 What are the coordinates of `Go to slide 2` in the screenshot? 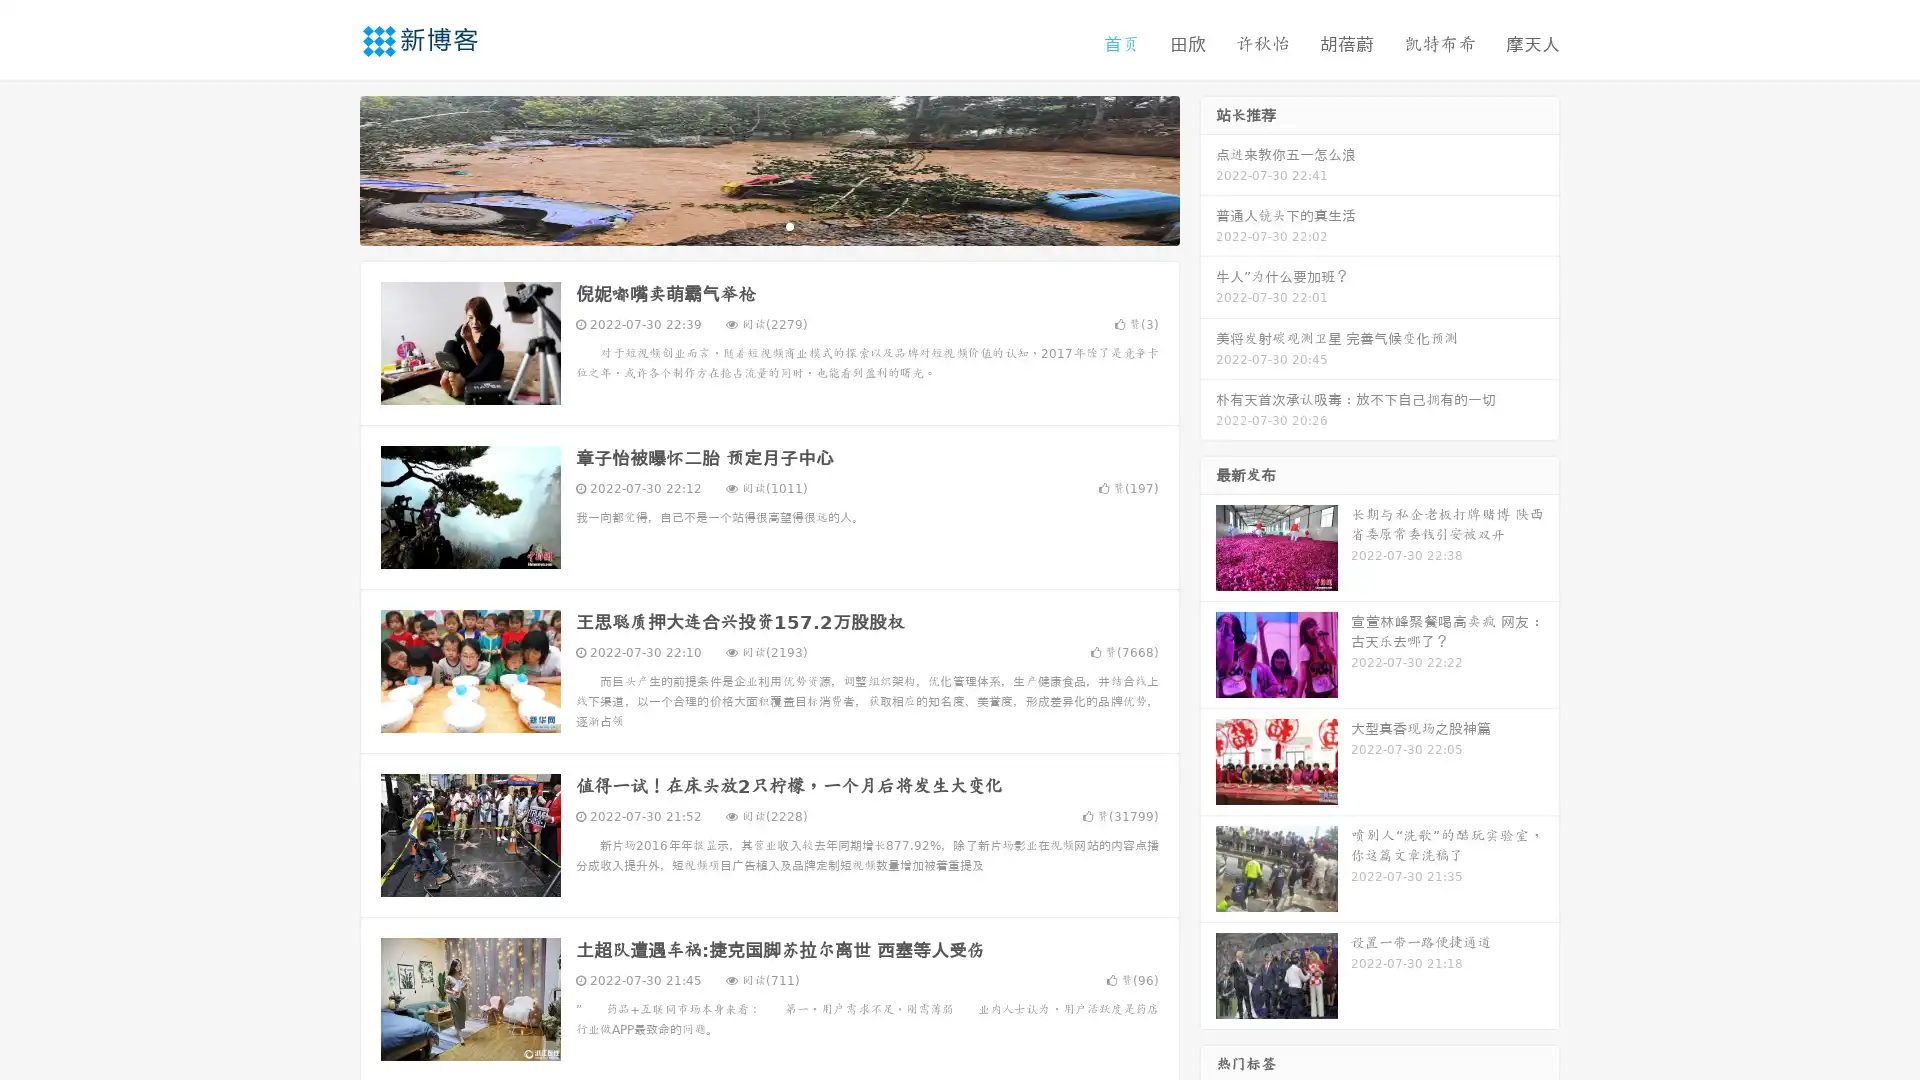 It's located at (768, 225).